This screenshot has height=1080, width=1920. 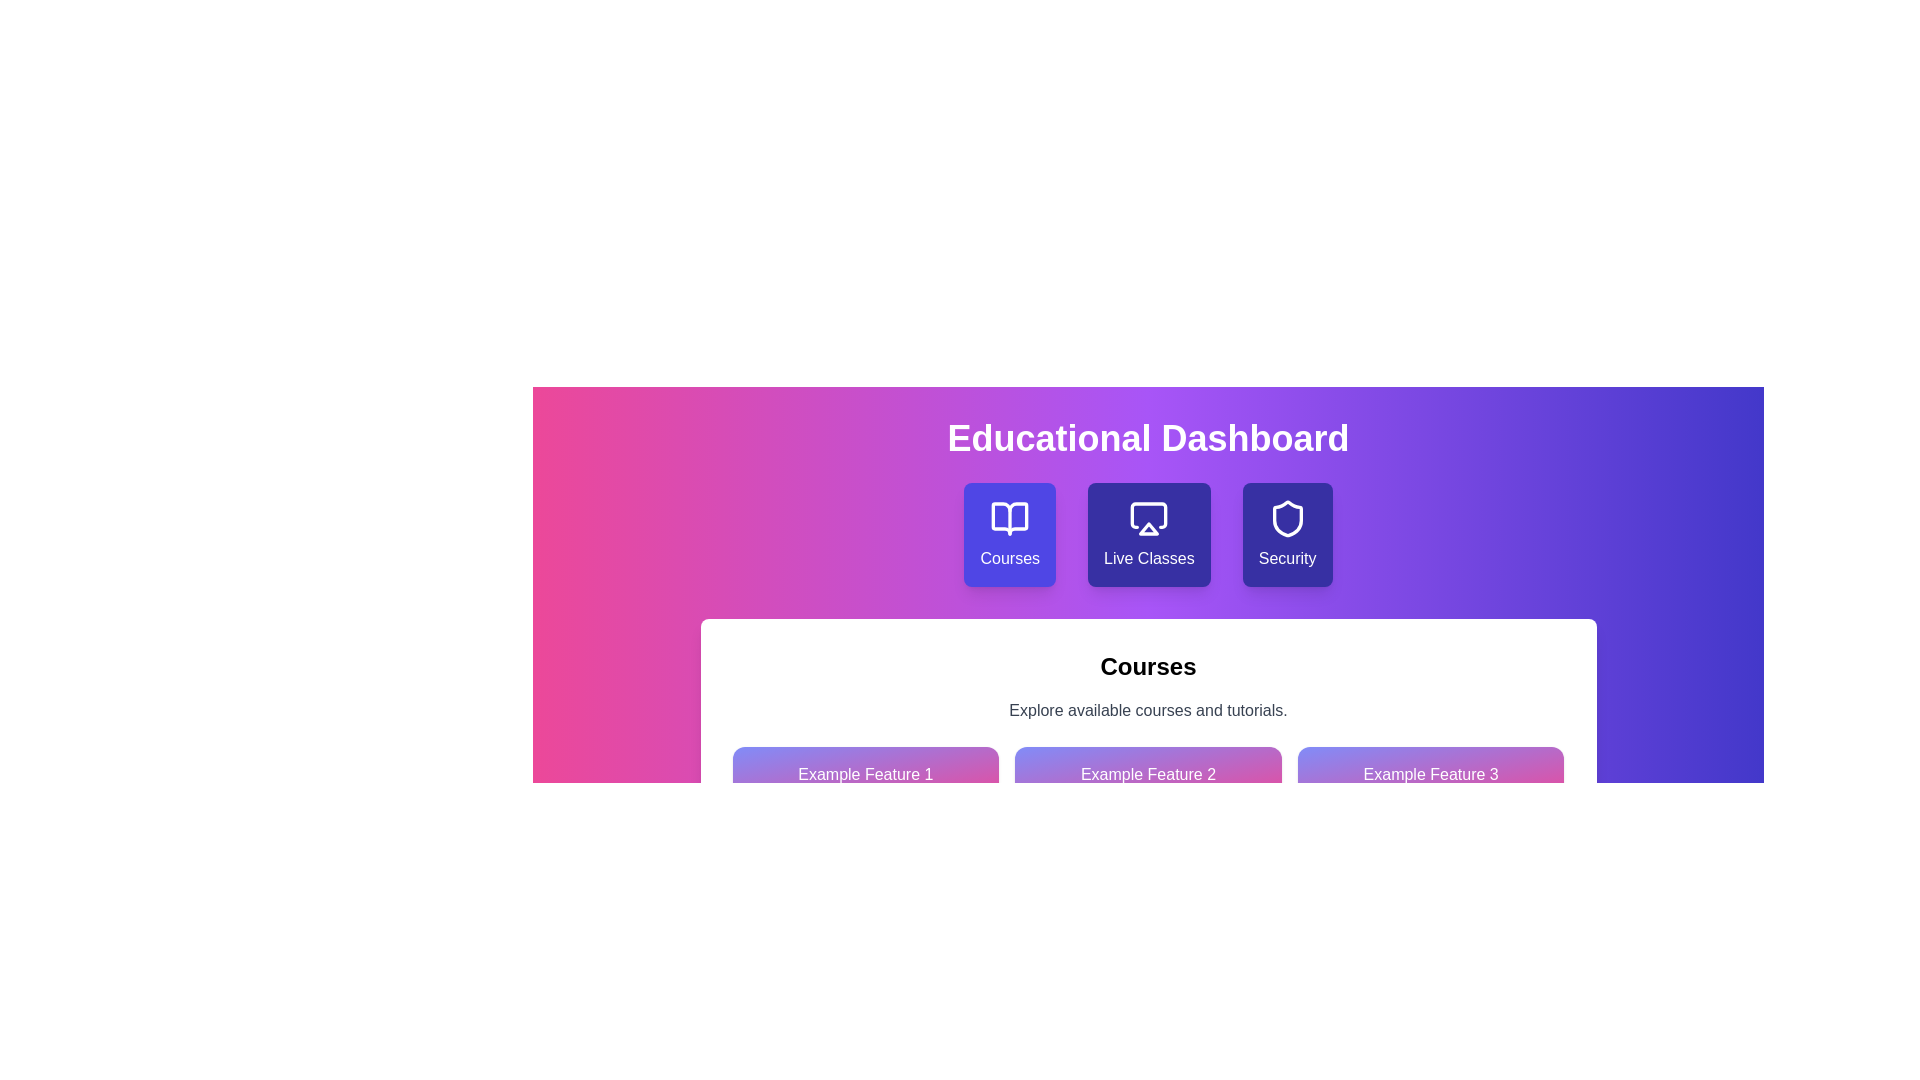 I want to click on the button labeled 'Live Classes' to observe the visual effect, so click(x=1148, y=534).